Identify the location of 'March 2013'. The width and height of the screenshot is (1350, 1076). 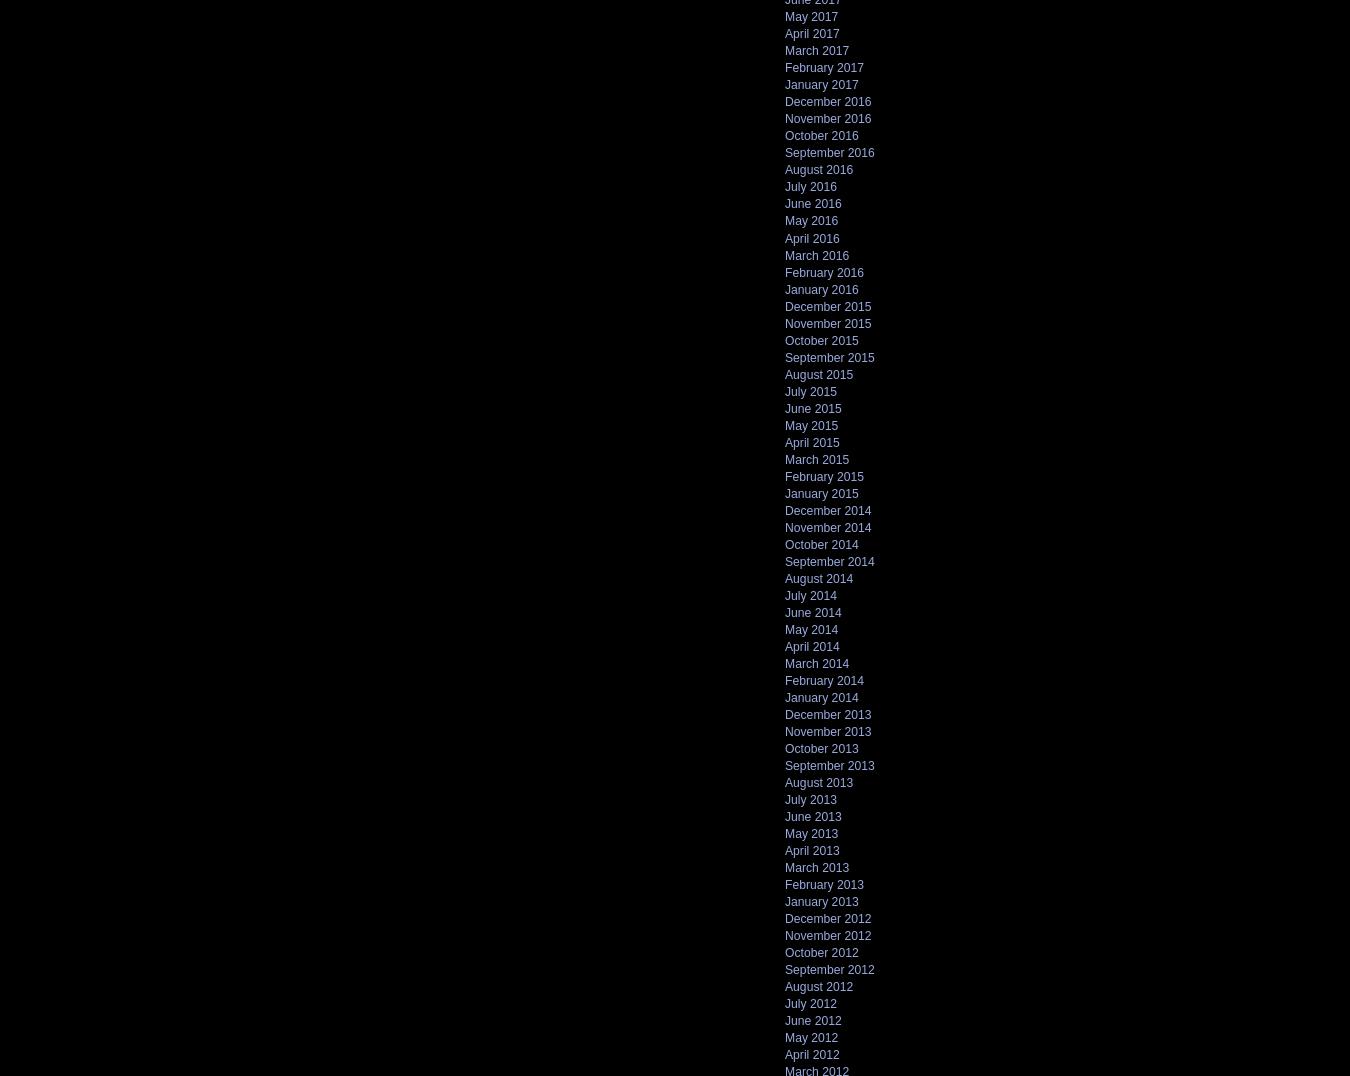
(817, 868).